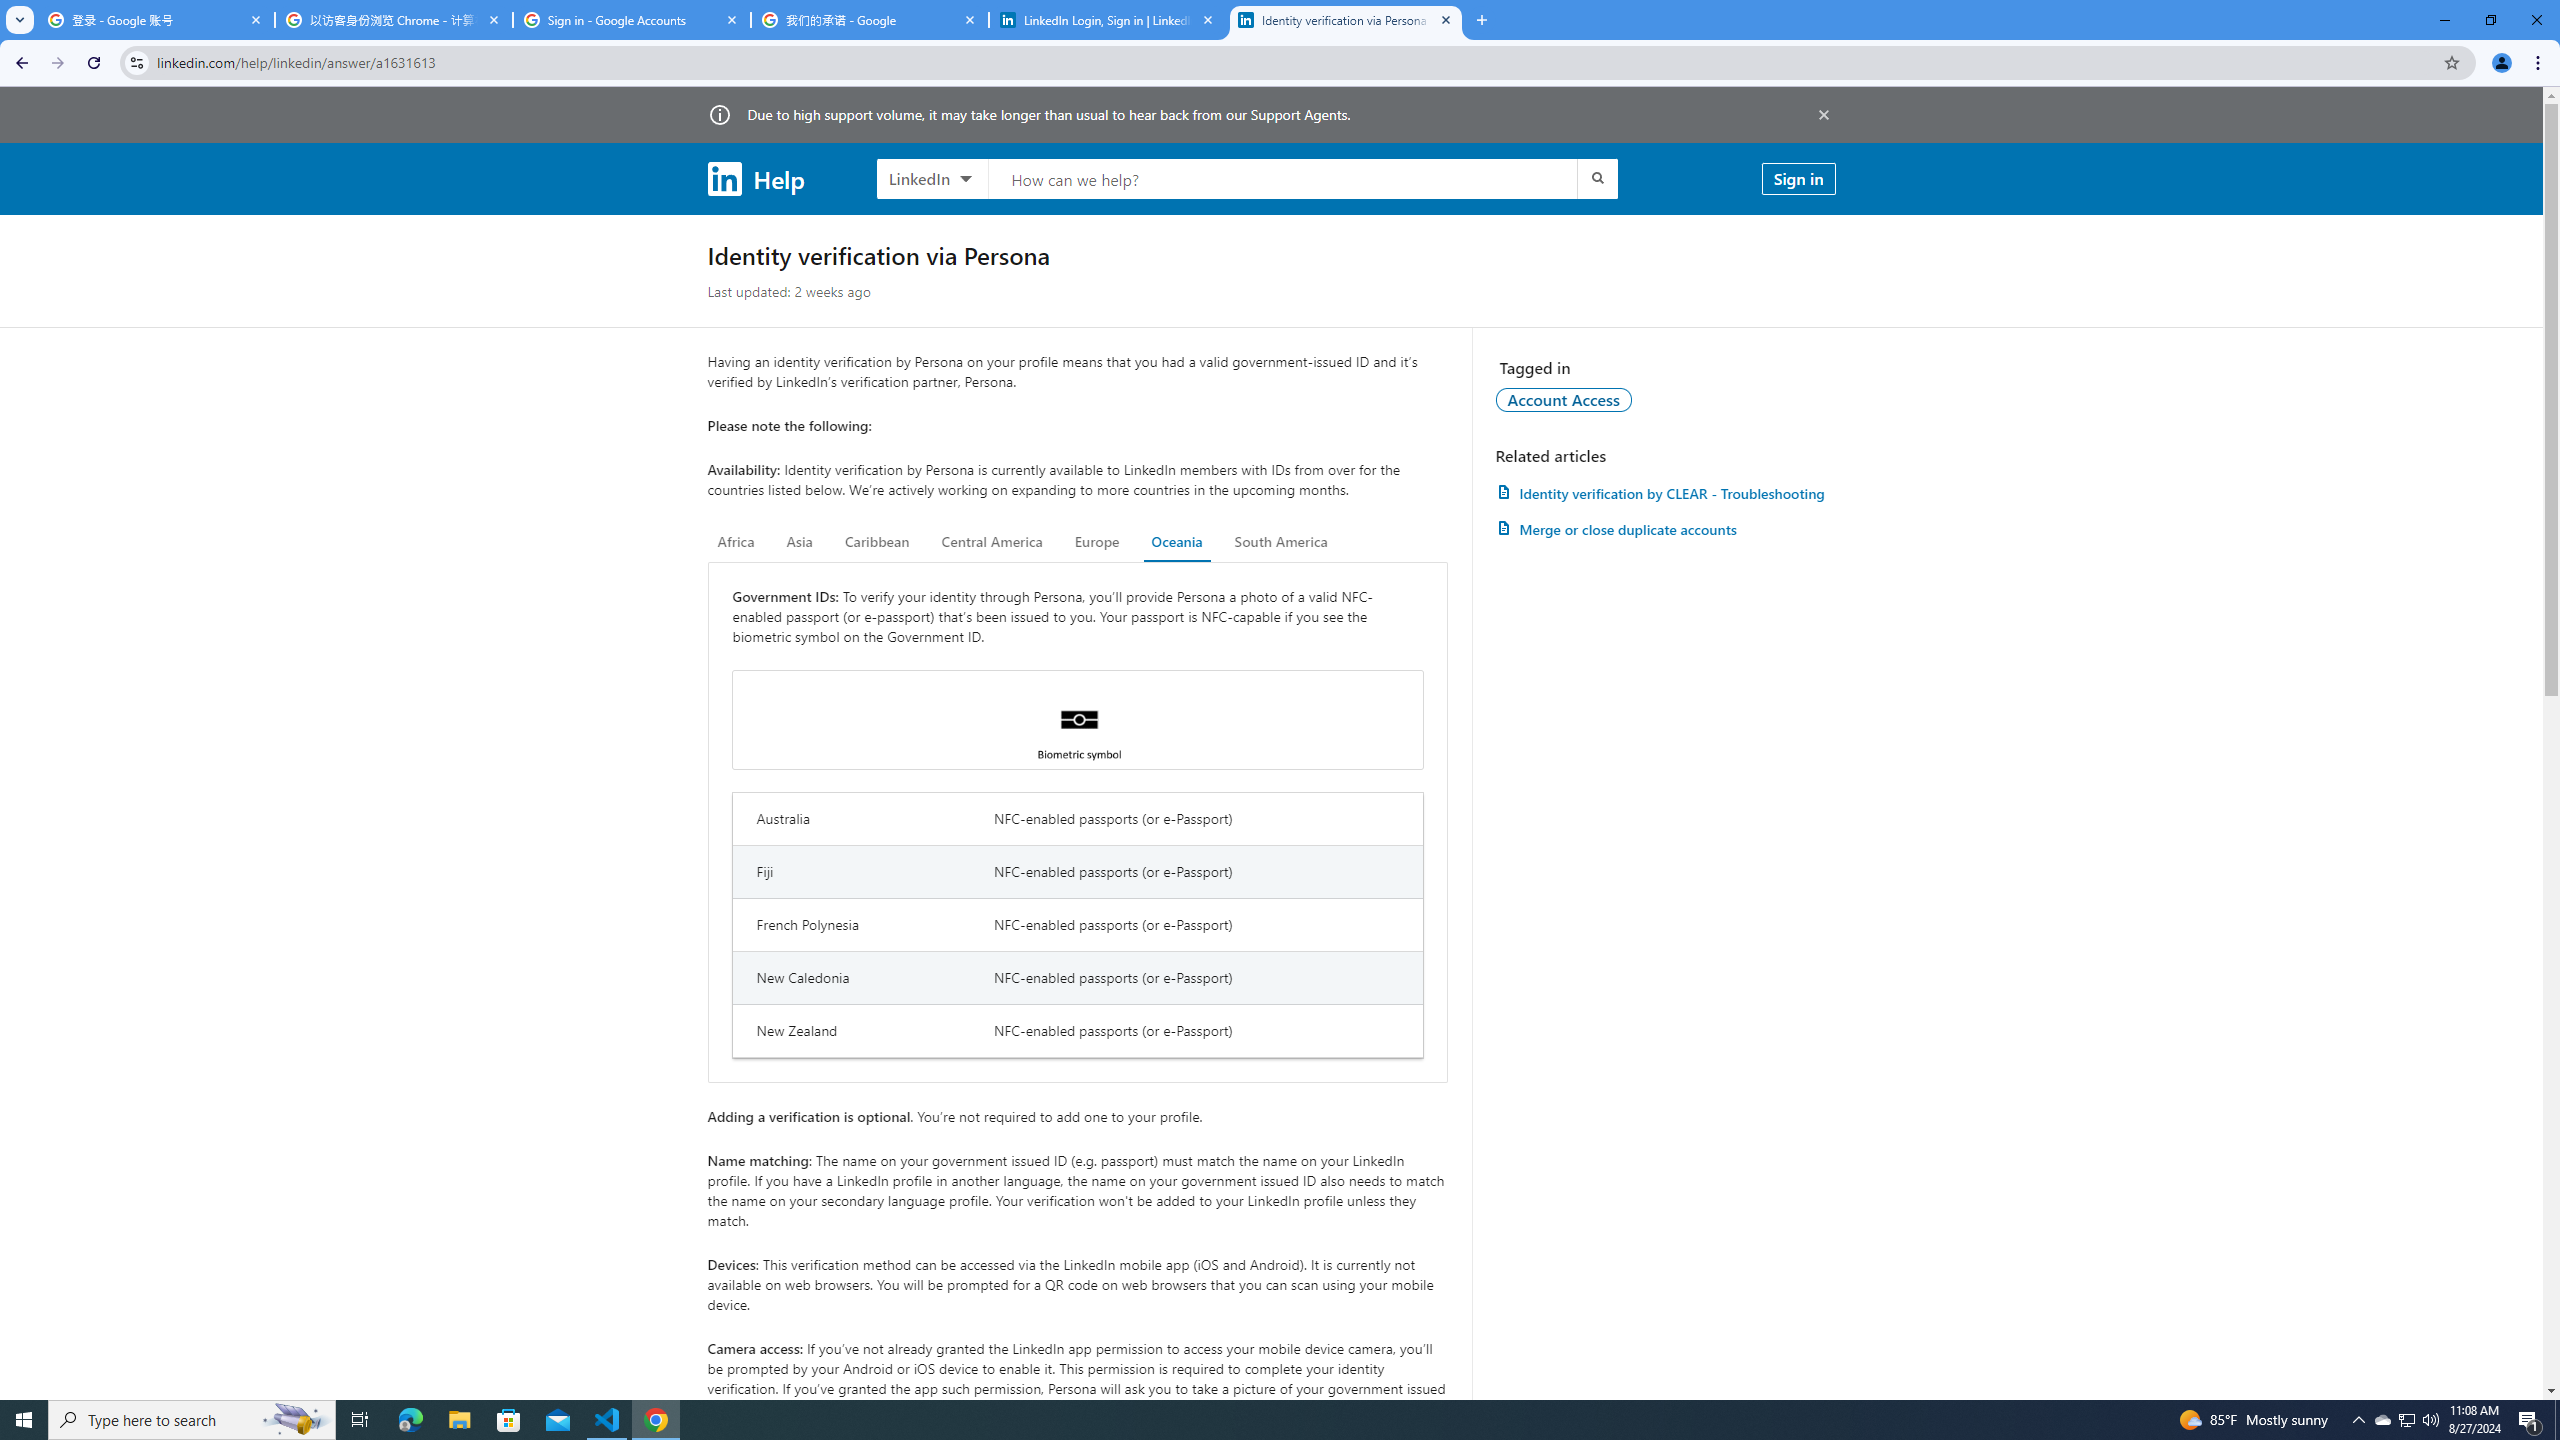  Describe the element at coordinates (1664, 493) in the screenshot. I see `'AutomationID: article-link-a1457505'` at that location.